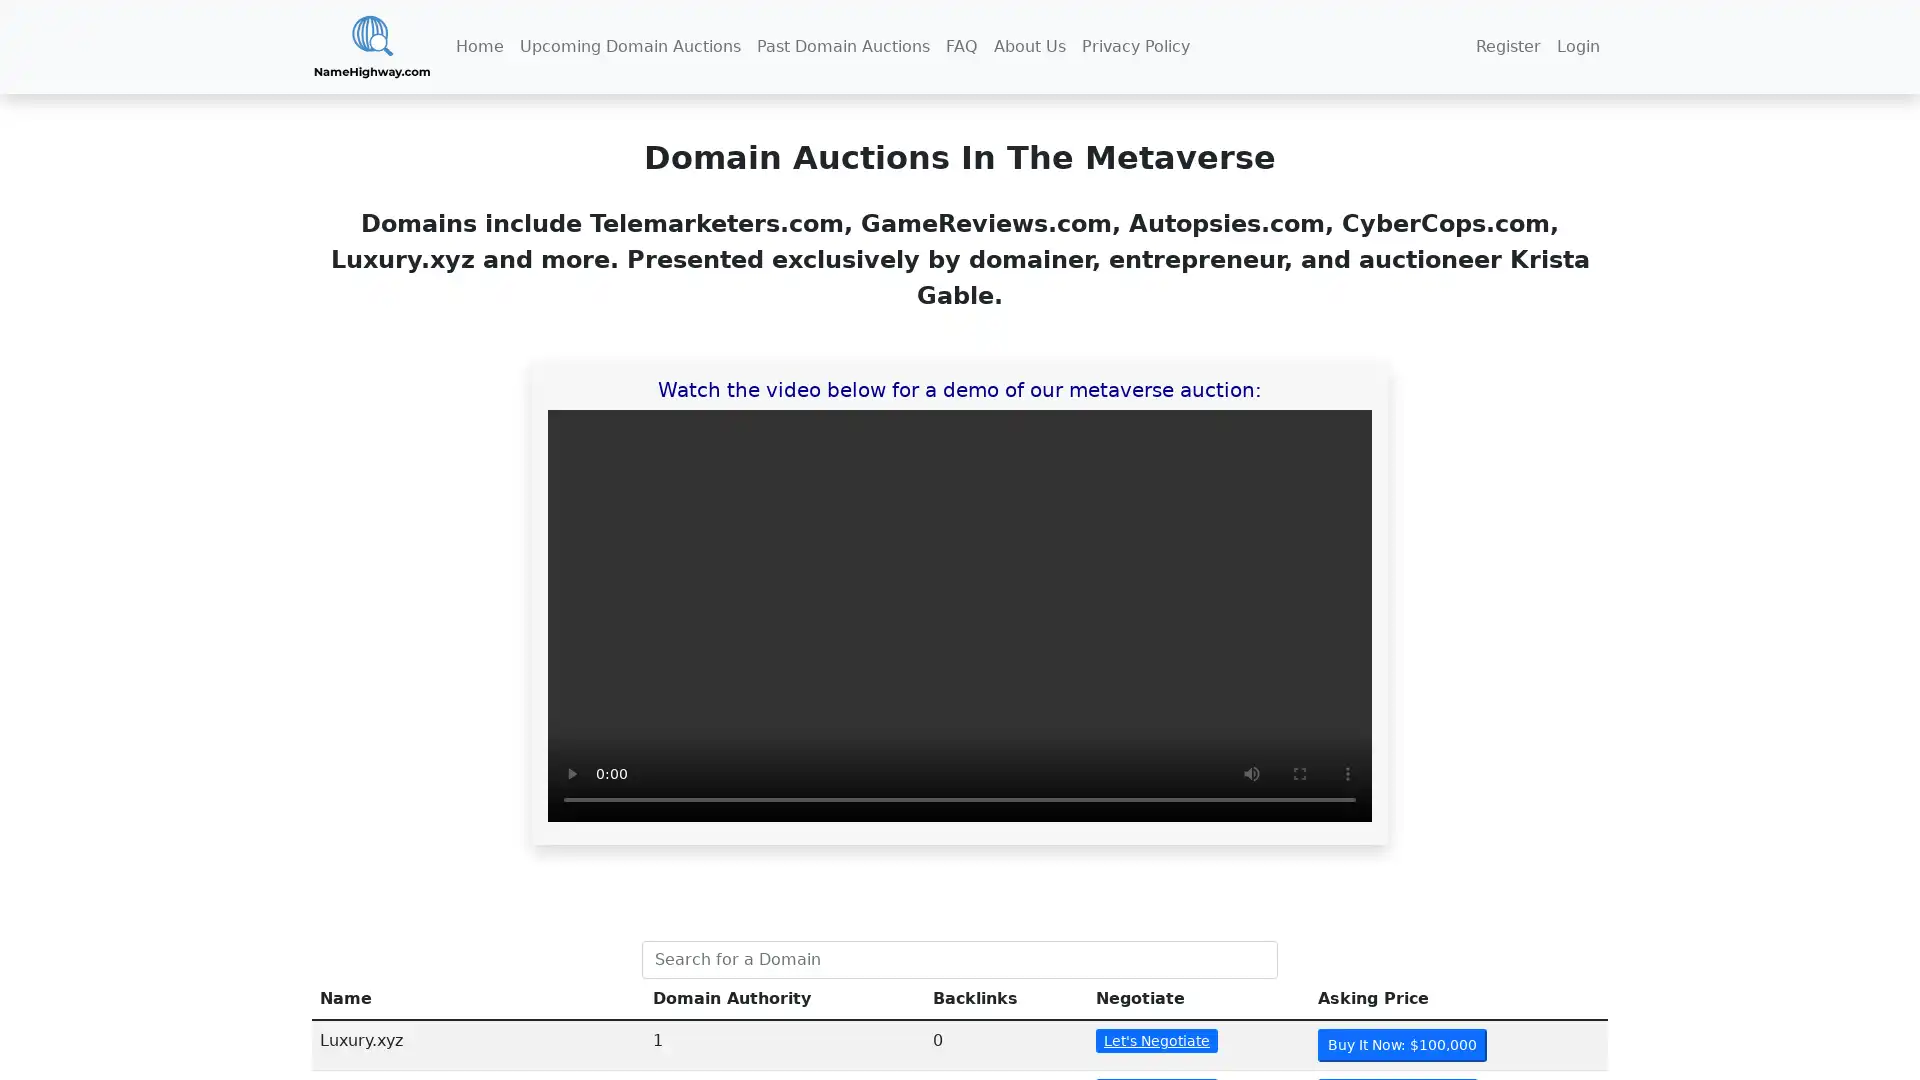 This screenshot has height=1080, width=1920. I want to click on play, so click(570, 773).